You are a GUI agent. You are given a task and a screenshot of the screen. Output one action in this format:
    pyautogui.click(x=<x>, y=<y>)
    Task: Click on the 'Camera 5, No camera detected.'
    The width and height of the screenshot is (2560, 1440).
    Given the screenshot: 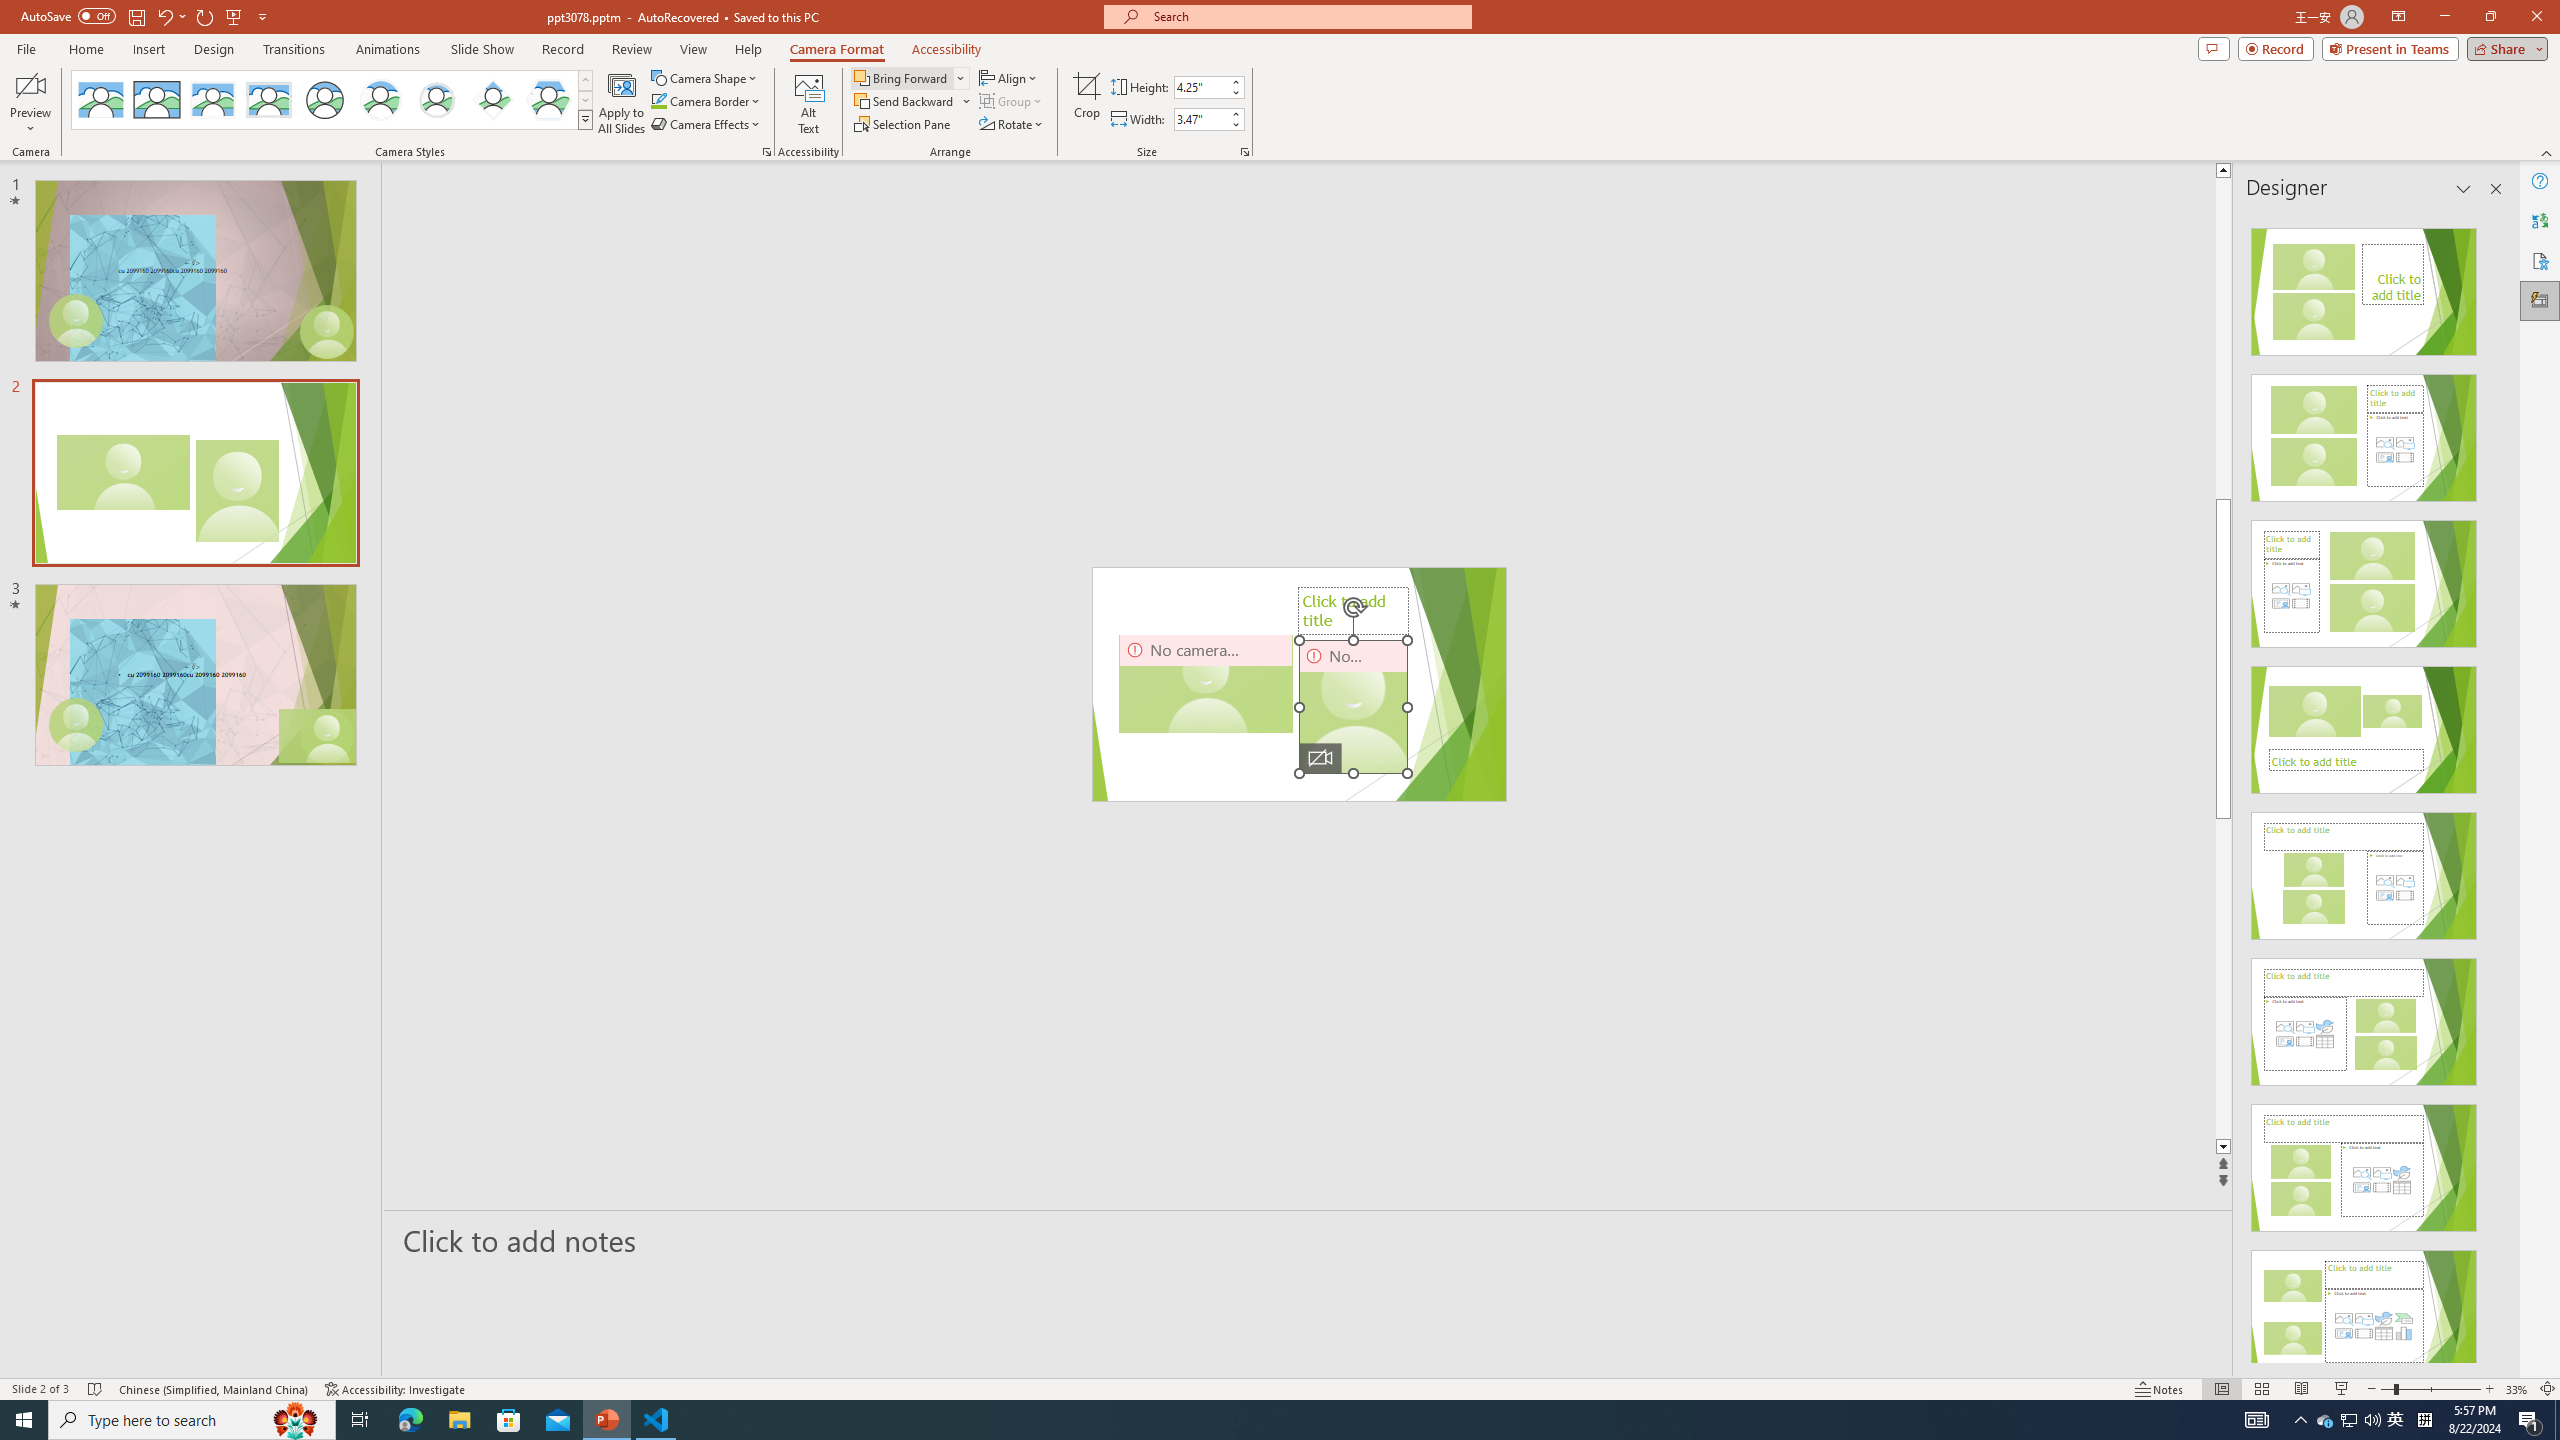 What is the action you would take?
    pyautogui.click(x=1353, y=706)
    